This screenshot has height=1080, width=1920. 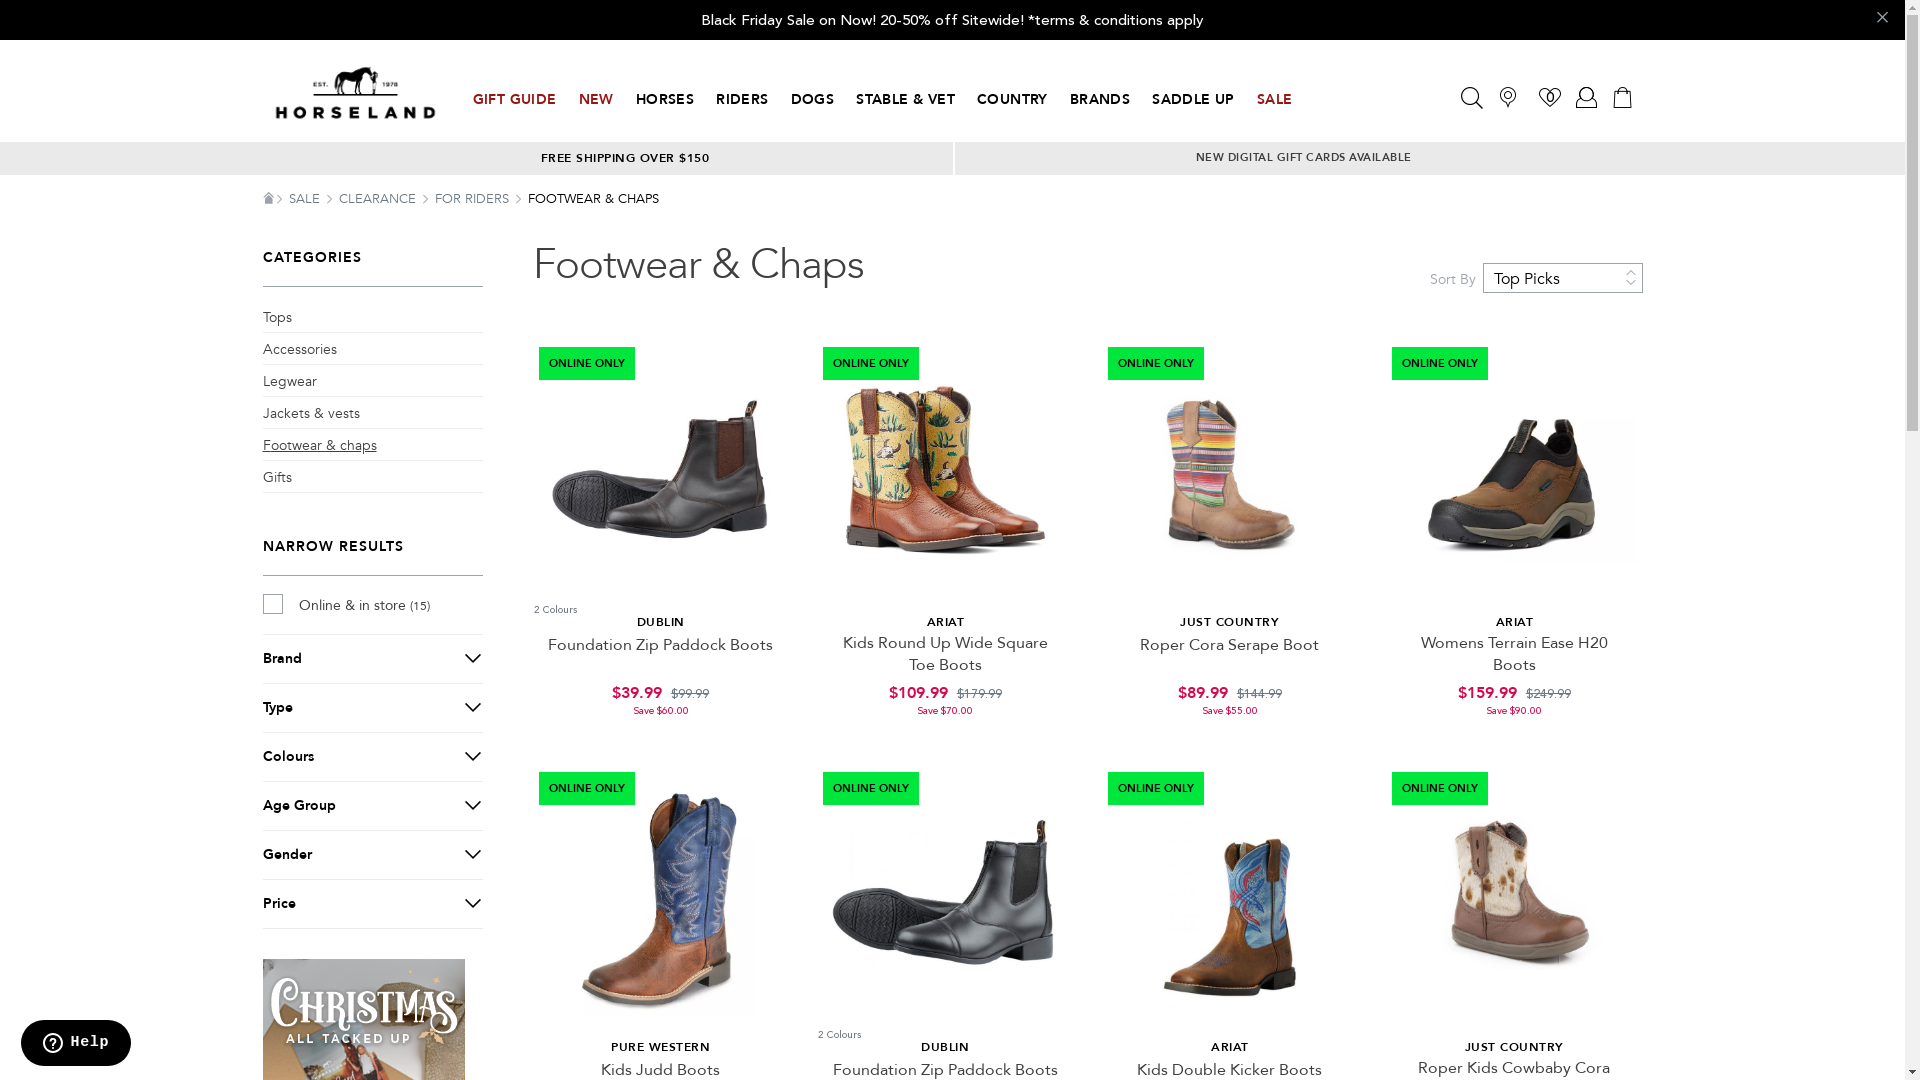 I want to click on 'FOR RIDERS', so click(x=432, y=199).